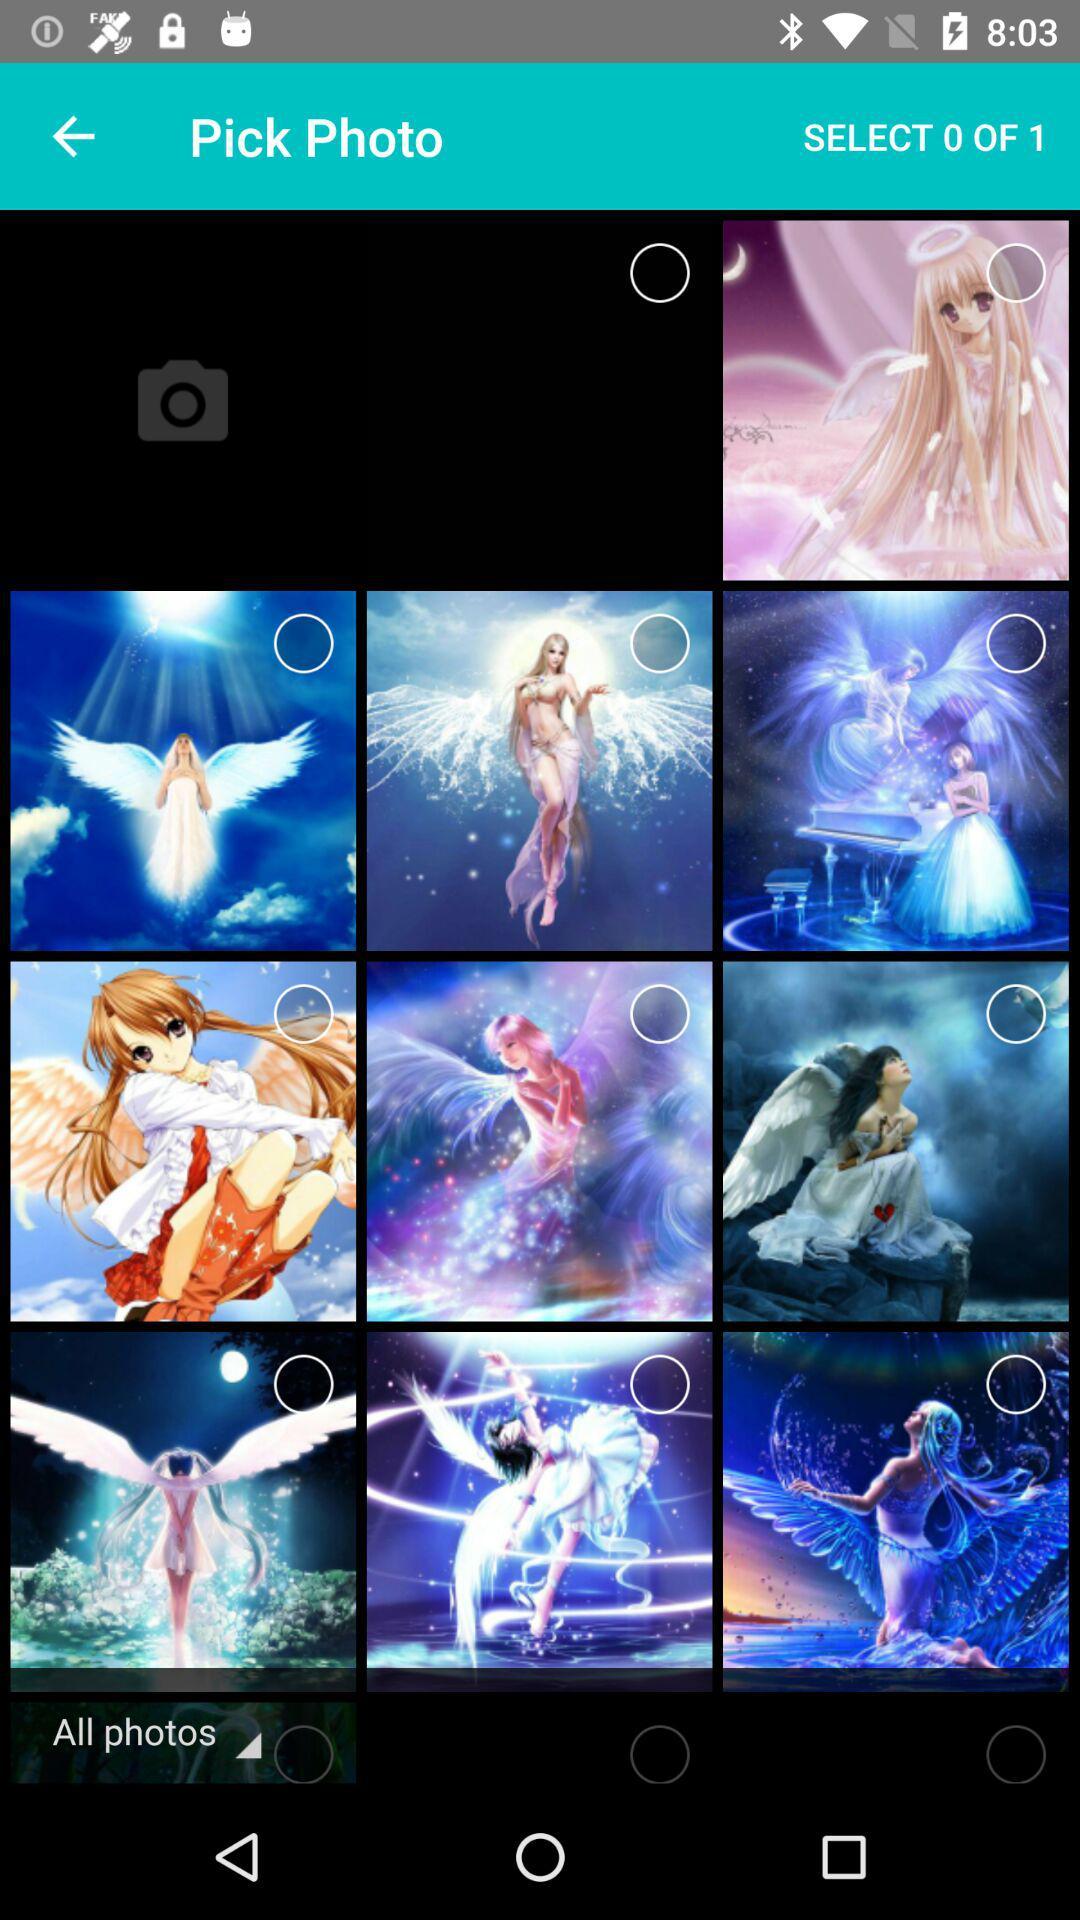 Image resolution: width=1080 pixels, height=1920 pixels. What do you see at coordinates (1016, 272) in the screenshot?
I see `choose this photo` at bounding box center [1016, 272].